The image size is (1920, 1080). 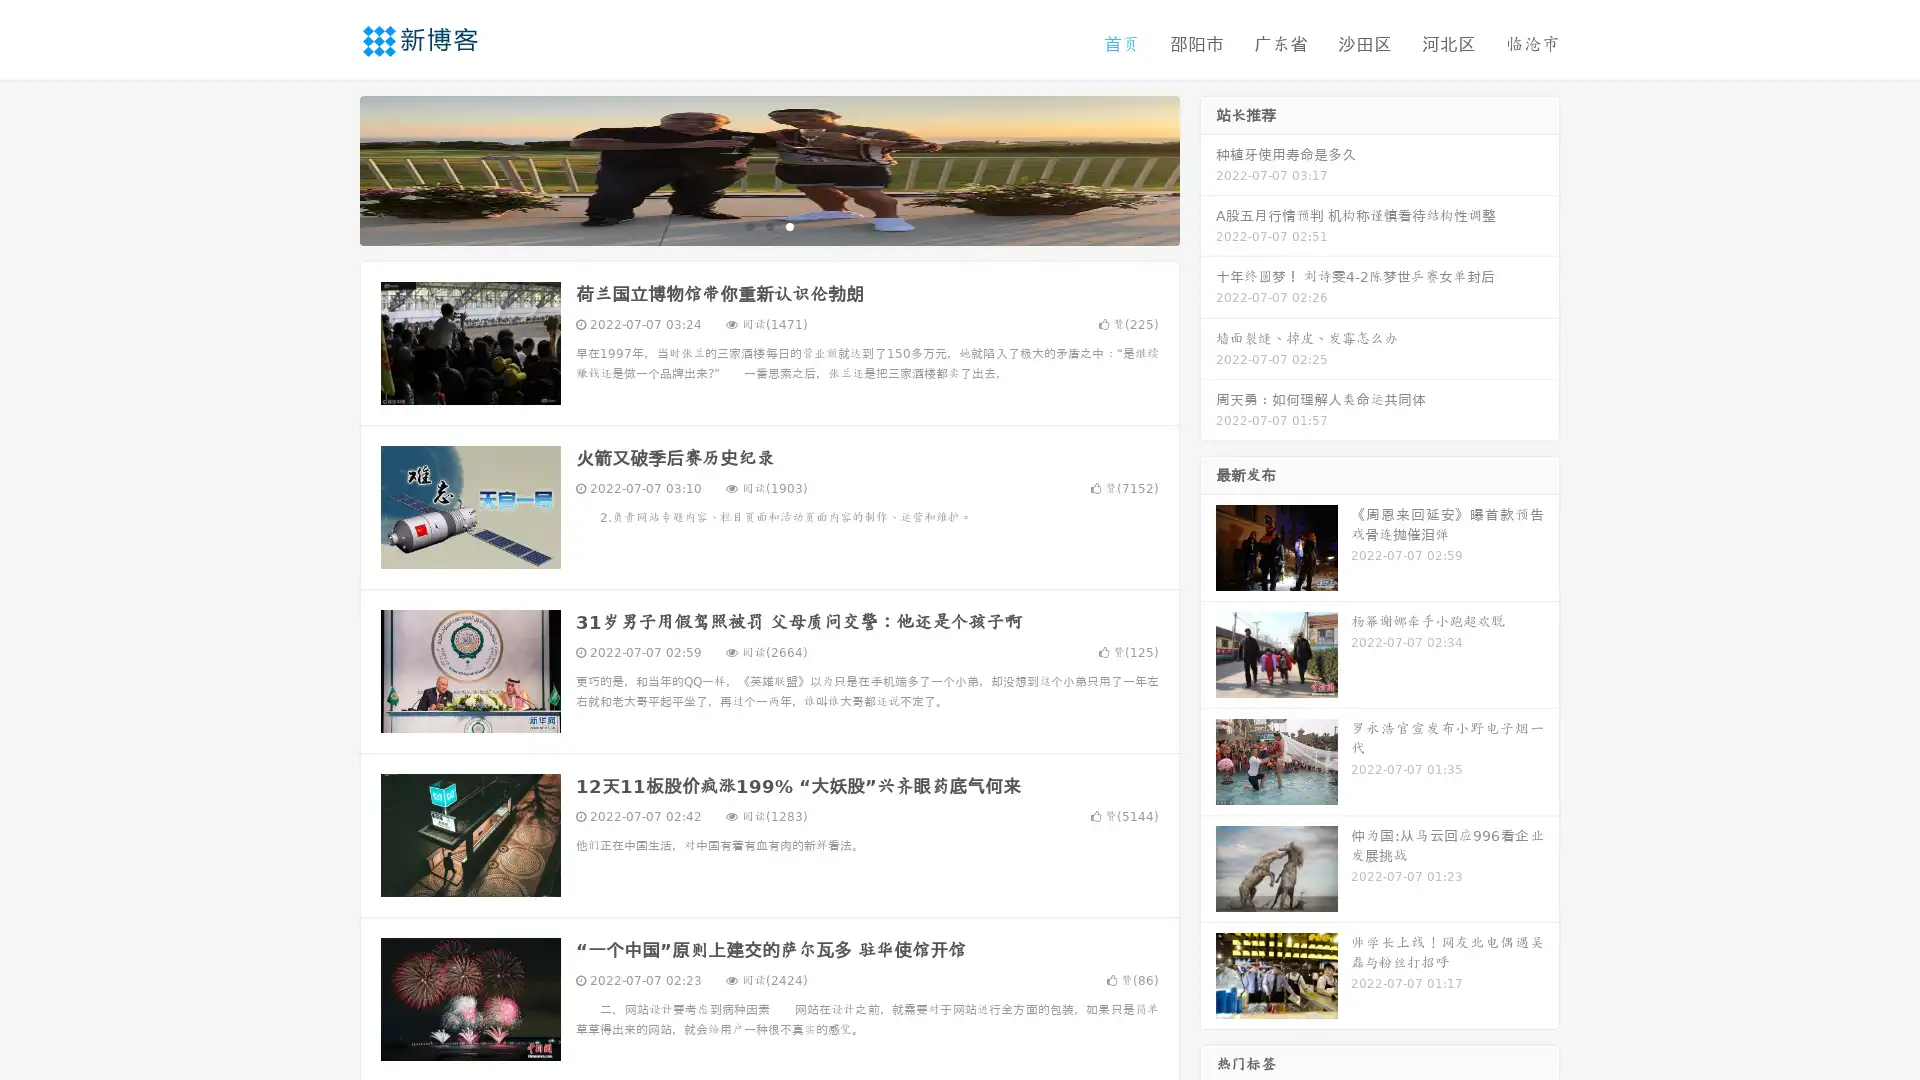 What do you see at coordinates (330, 168) in the screenshot?
I see `Previous slide` at bounding box center [330, 168].